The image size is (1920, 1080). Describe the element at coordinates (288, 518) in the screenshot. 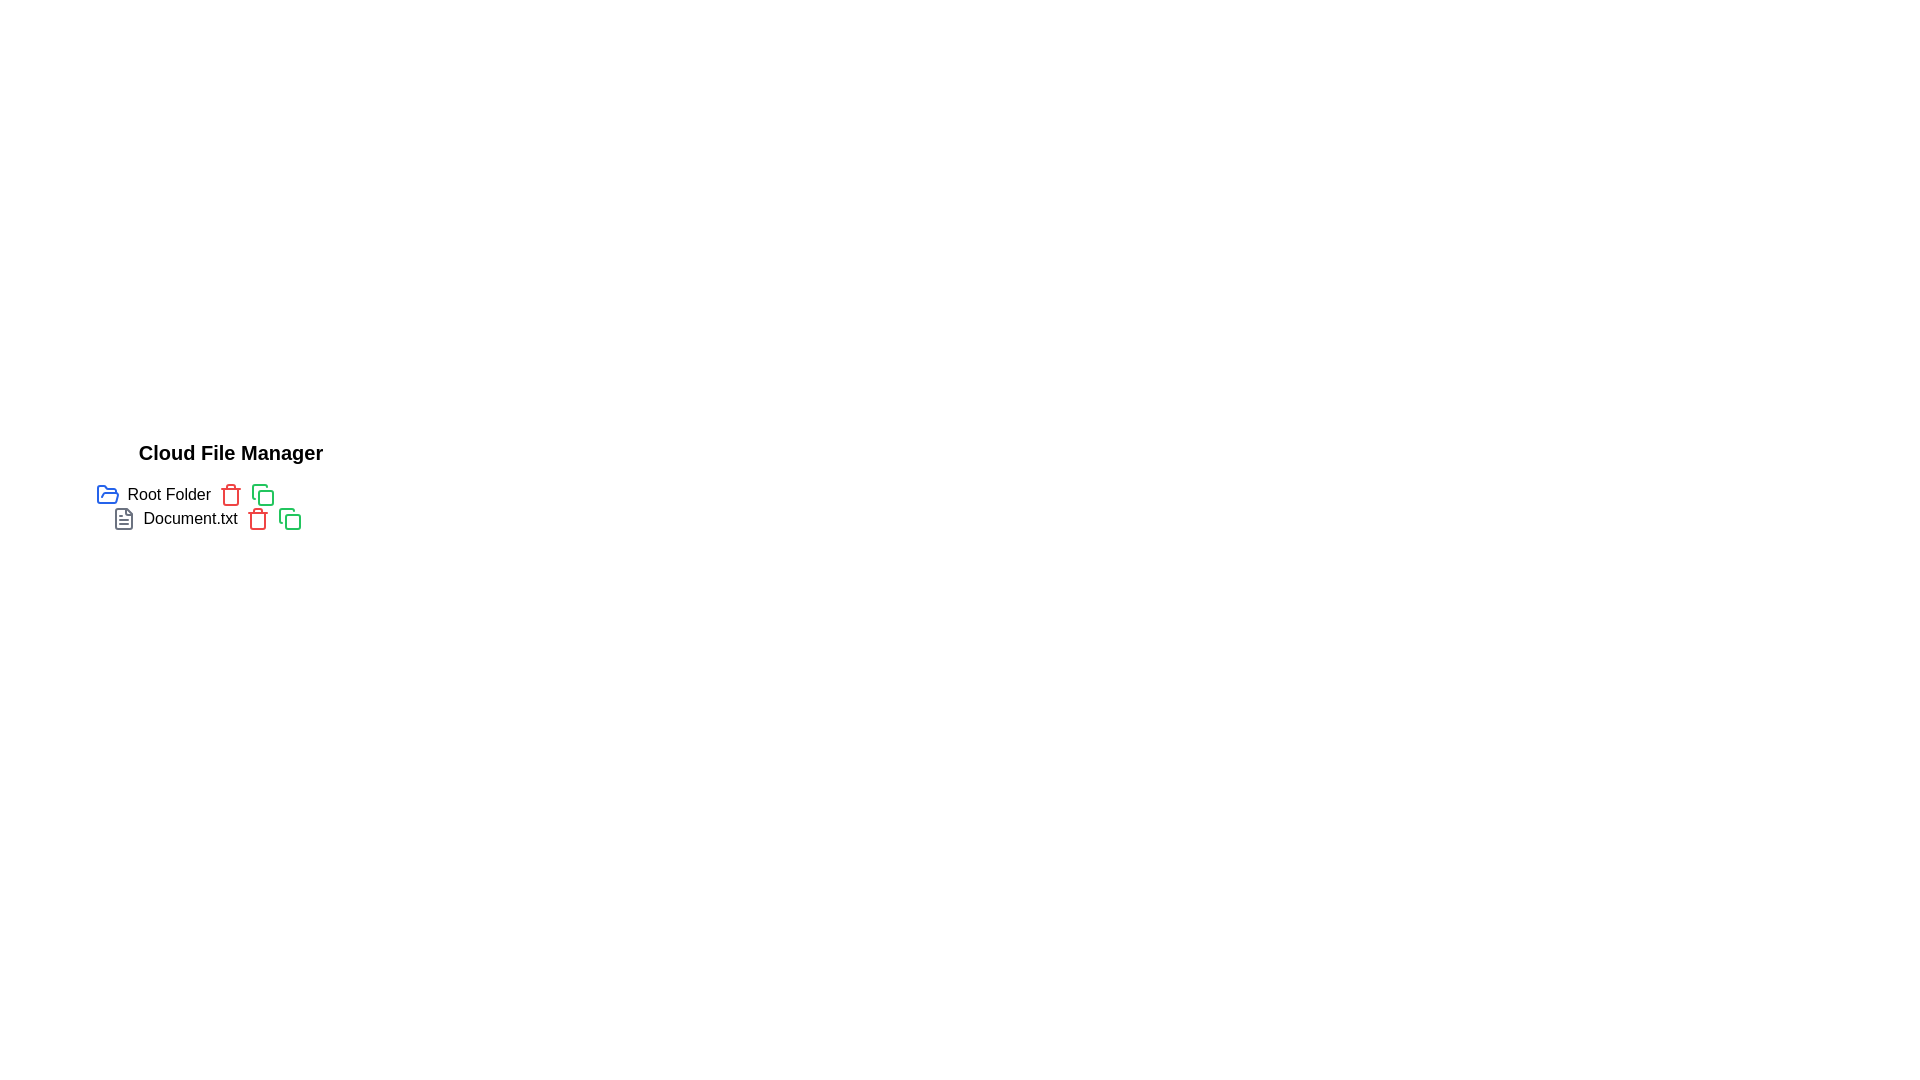

I see `the green copy symbol icon, located in the same row as 'Document.txt'` at that location.